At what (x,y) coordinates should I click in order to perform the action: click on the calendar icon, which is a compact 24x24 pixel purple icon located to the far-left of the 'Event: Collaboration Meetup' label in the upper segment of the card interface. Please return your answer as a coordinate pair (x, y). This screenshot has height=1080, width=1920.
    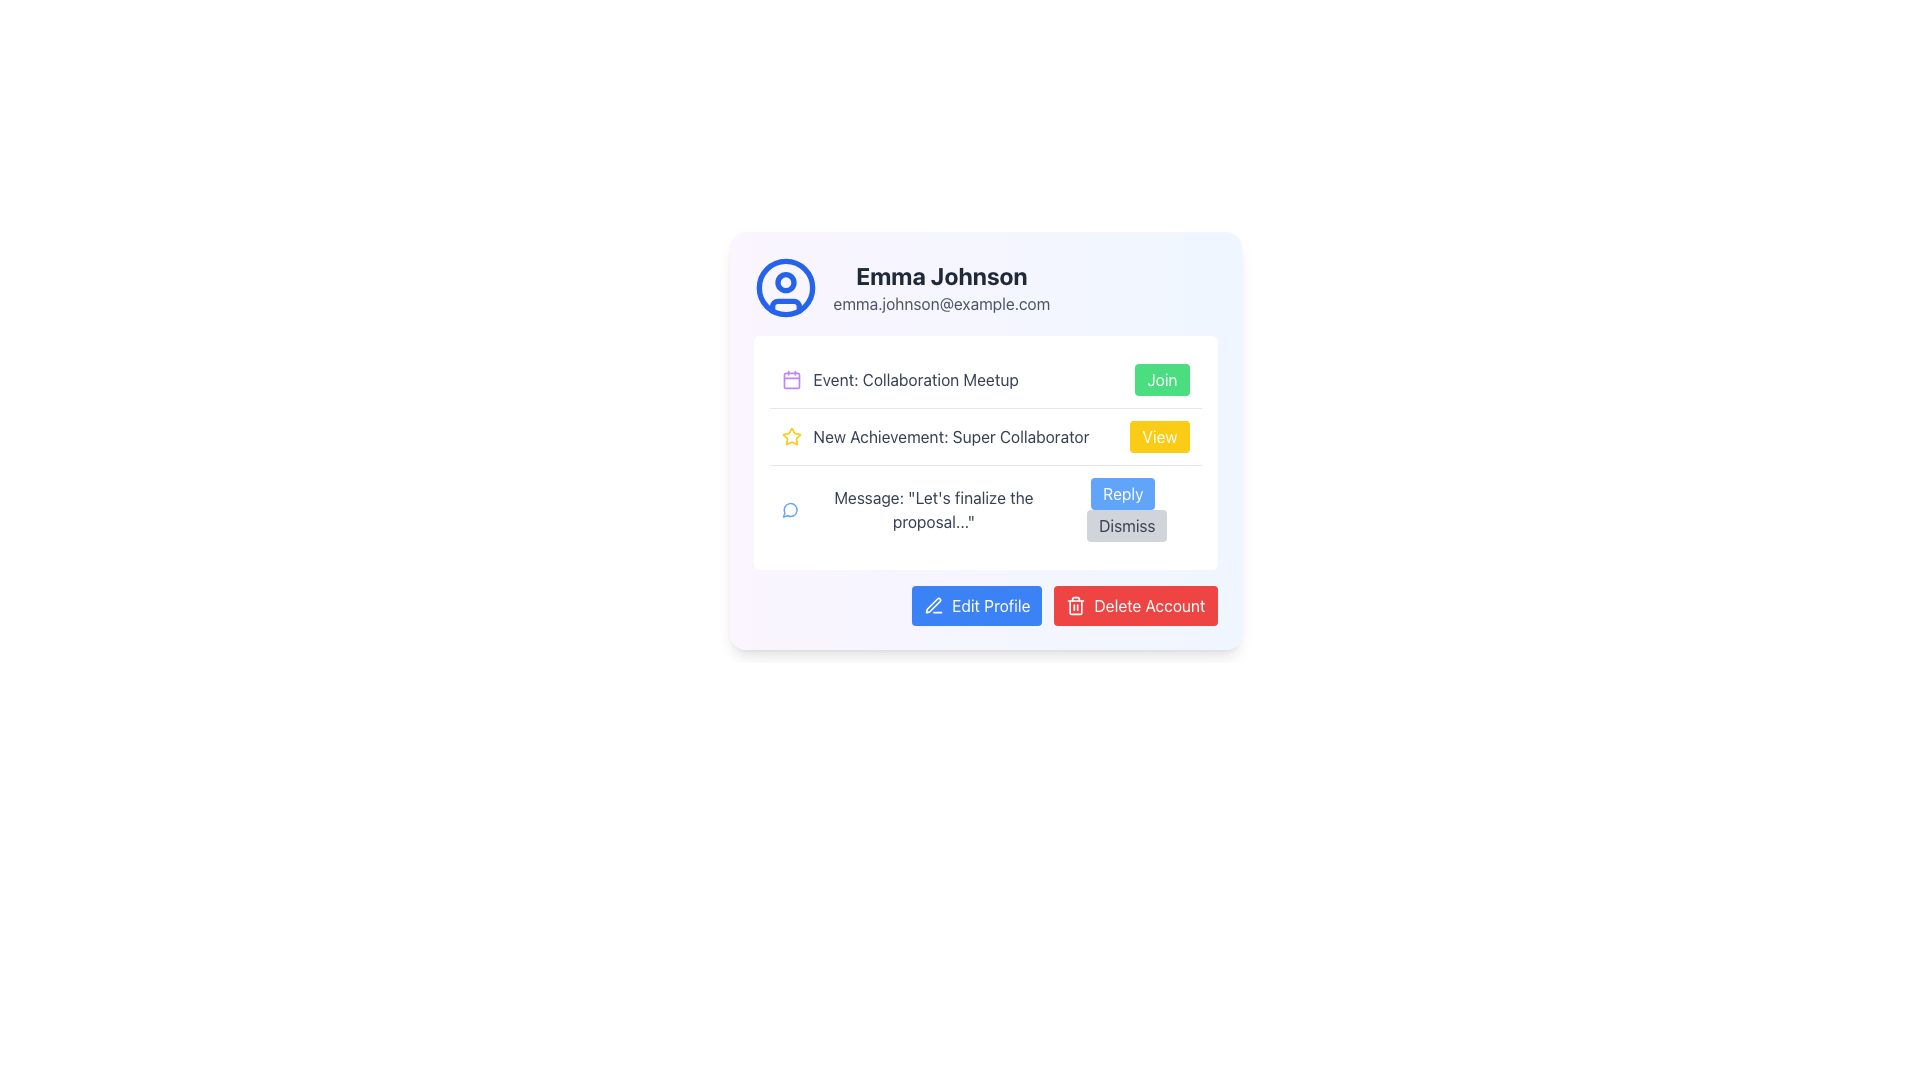
    Looking at the image, I should click on (790, 380).